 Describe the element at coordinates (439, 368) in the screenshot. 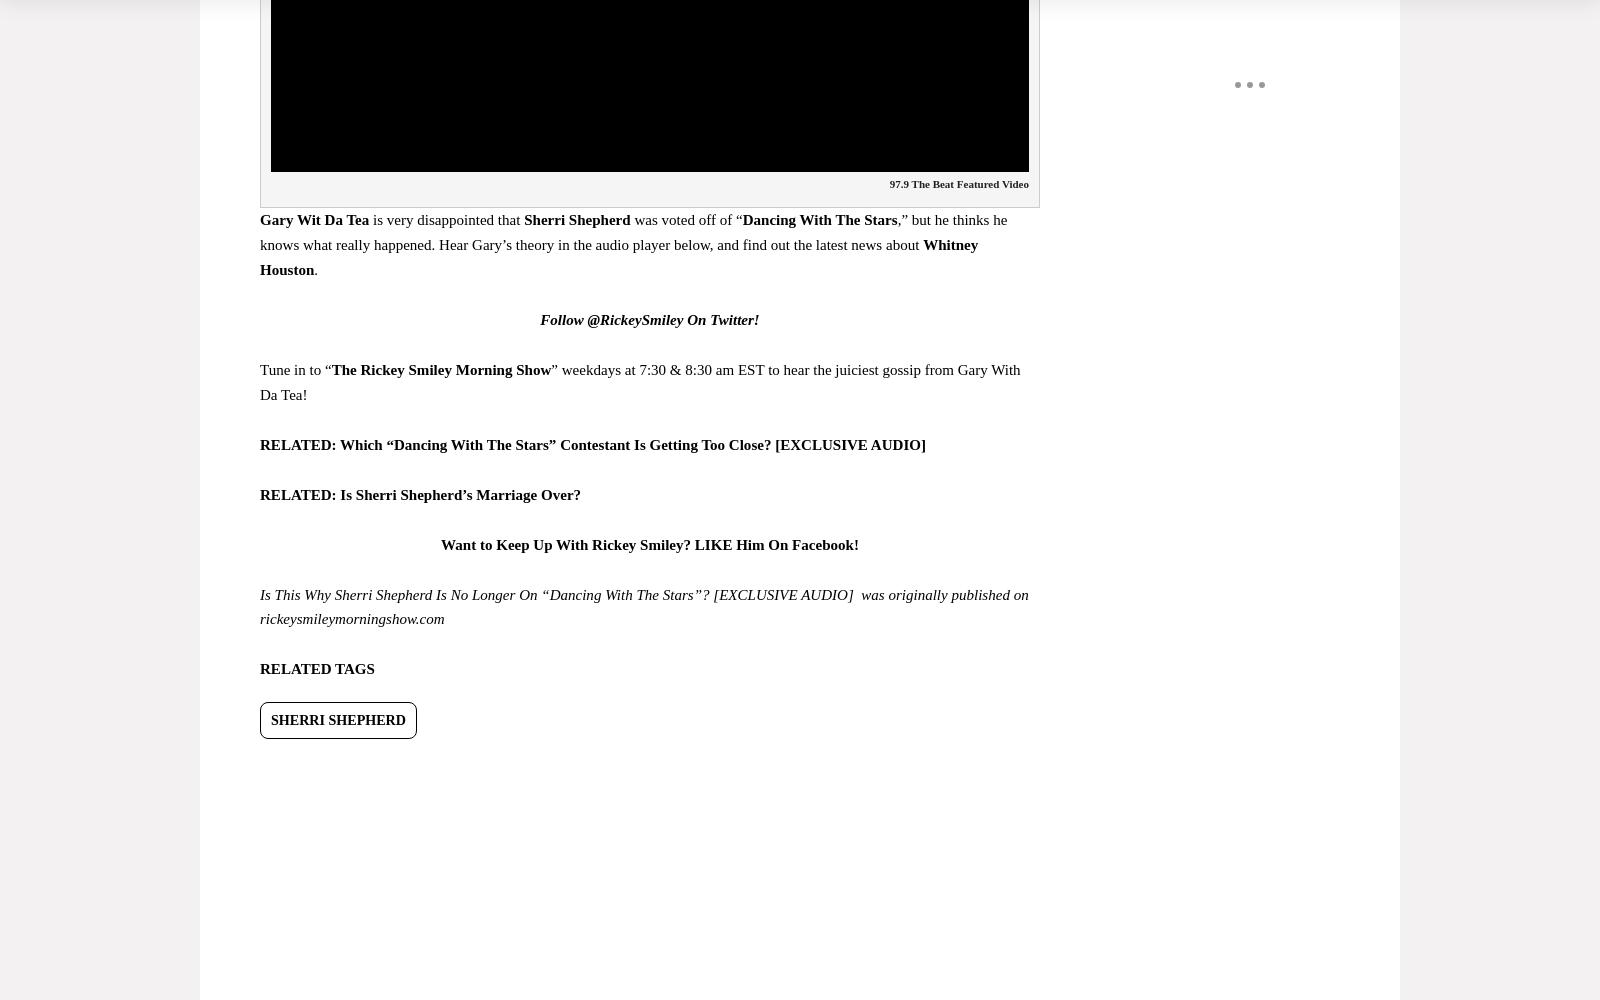

I see `'The Rickey Smiley Morning Show'` at that location.